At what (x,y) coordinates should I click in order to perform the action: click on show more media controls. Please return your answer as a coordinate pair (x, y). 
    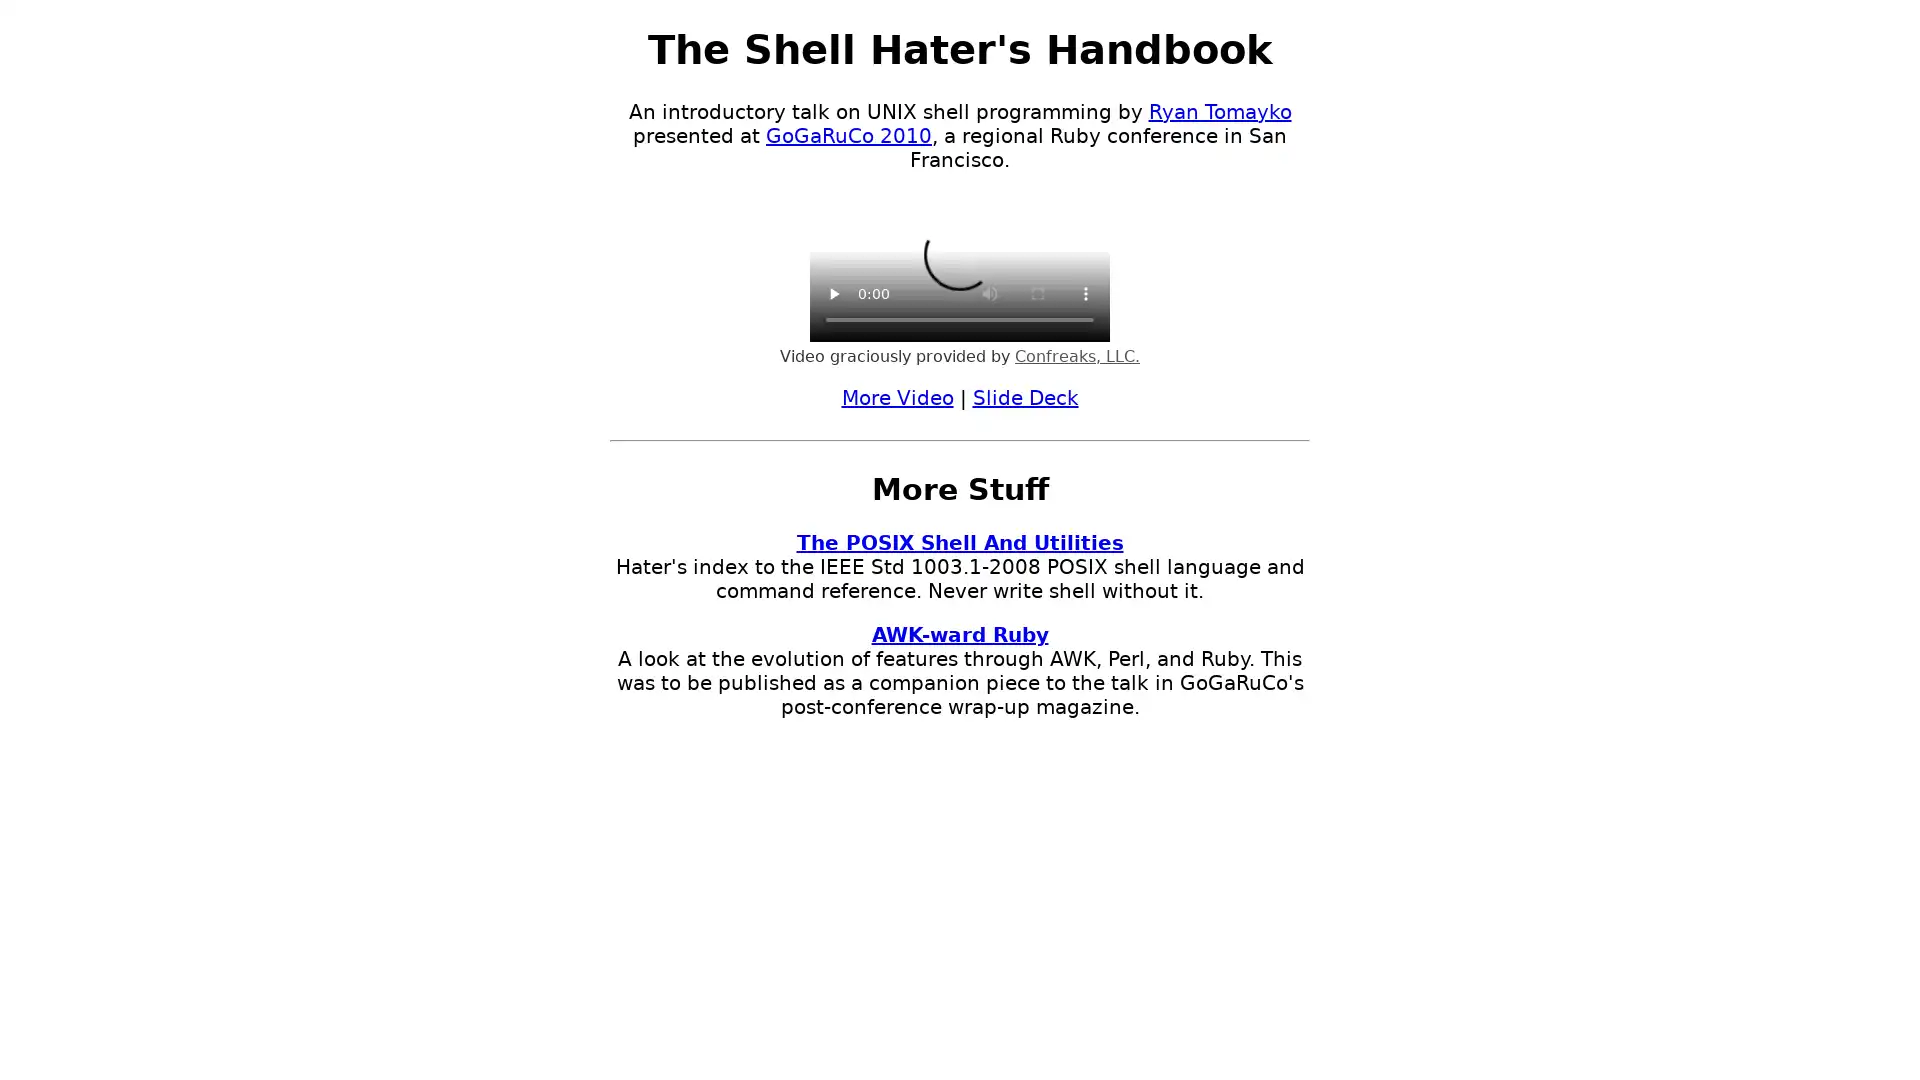
    Looking at the image, I should click on (1084, 293).